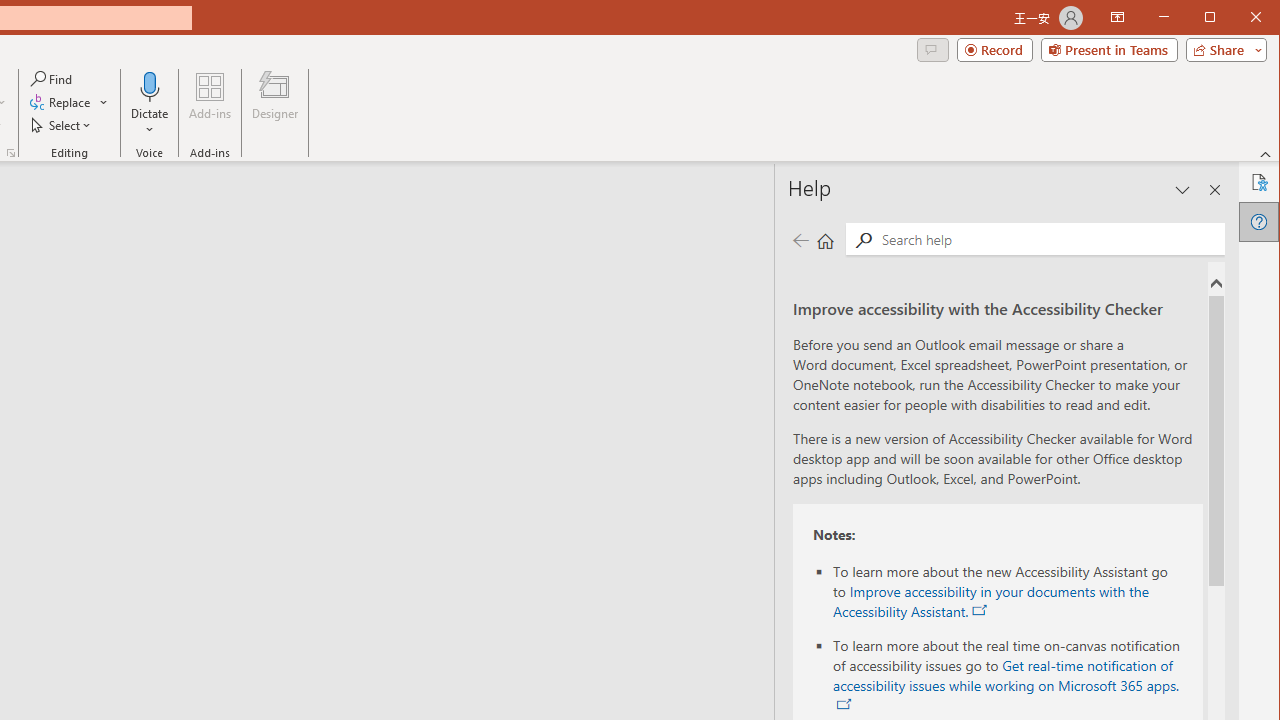 The image size is (1280, 720). What do you see at coordinates (10, 152) in the screenshot?
I see `'Format Object...'` at bounding box center [10, 152].